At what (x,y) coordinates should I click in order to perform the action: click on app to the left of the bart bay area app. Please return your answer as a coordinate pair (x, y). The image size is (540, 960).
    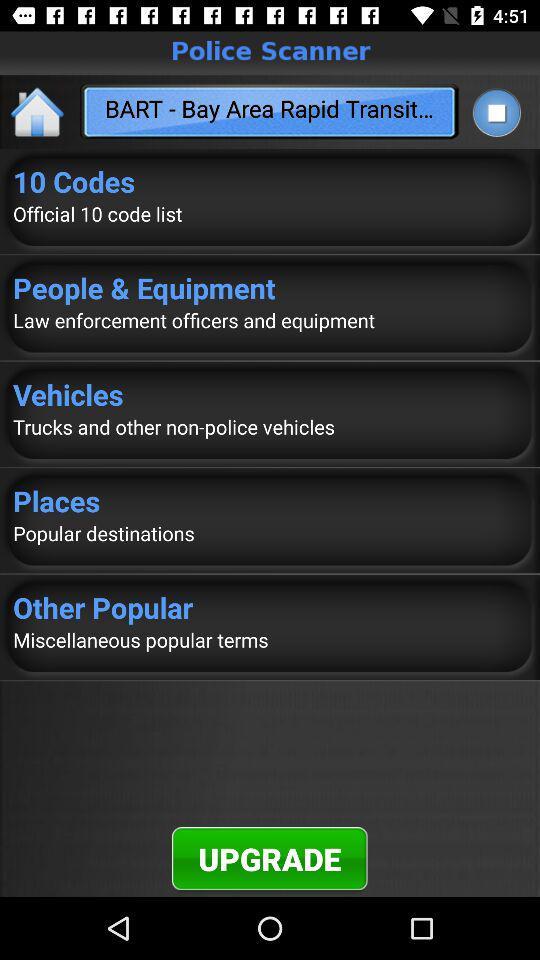
    Looking at the image, I should click on (38, 111).